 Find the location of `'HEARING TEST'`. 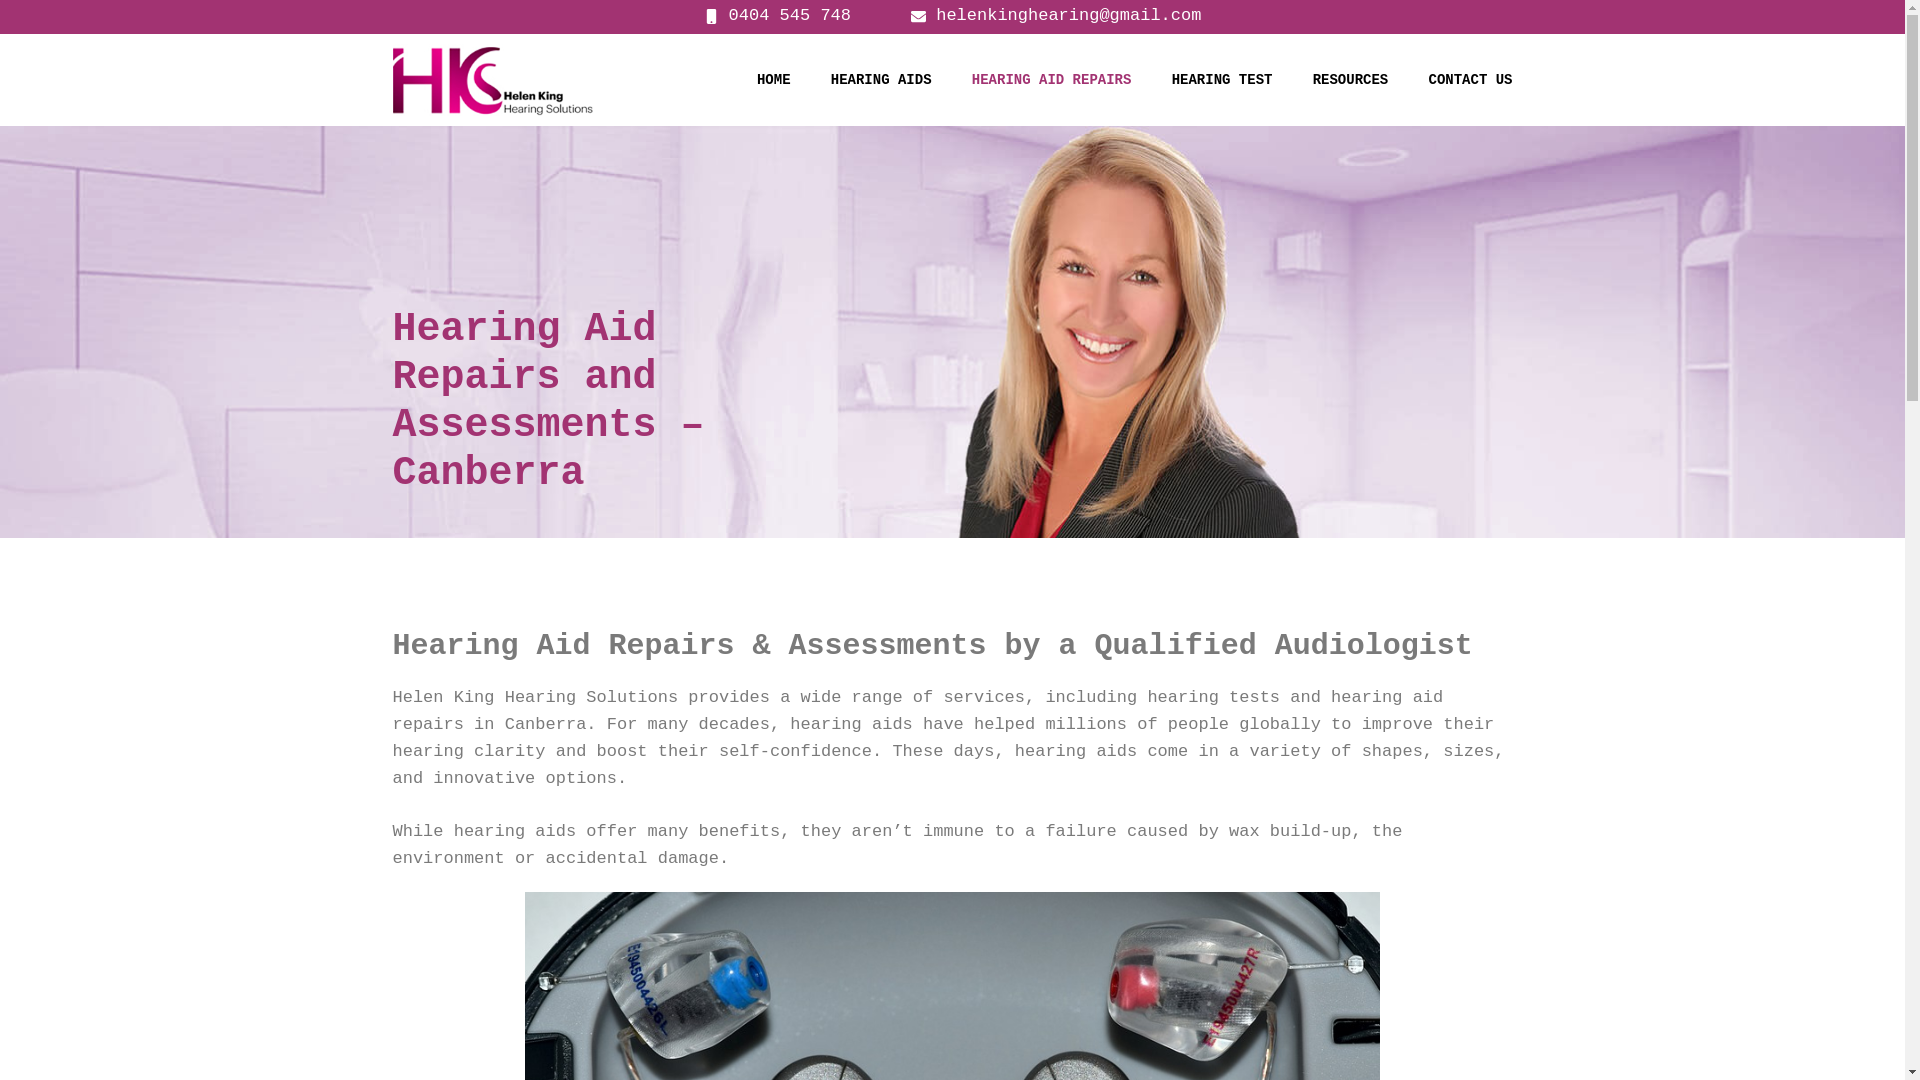

'HEARING TEST' is located at coordinates (1221, 79).